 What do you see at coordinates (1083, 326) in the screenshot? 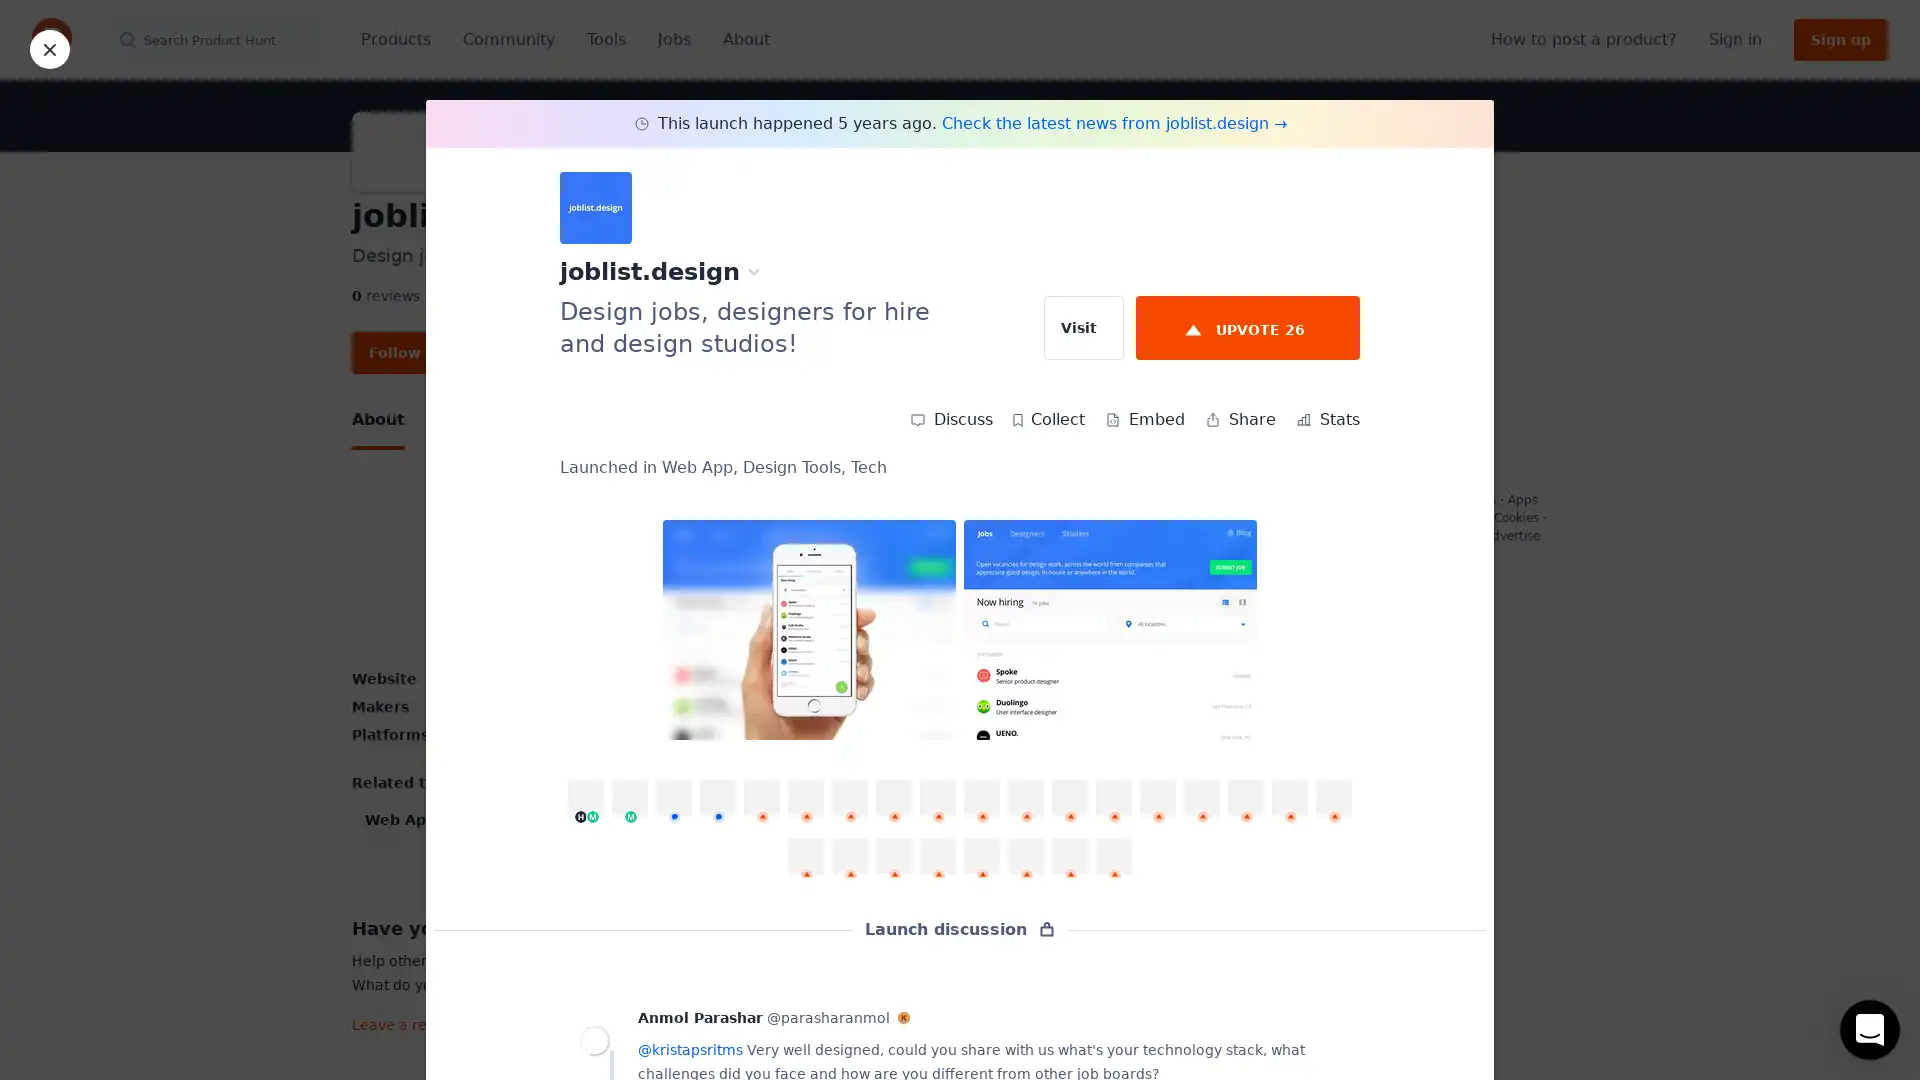
I see `Visit` at bounding box center [1083, 326].